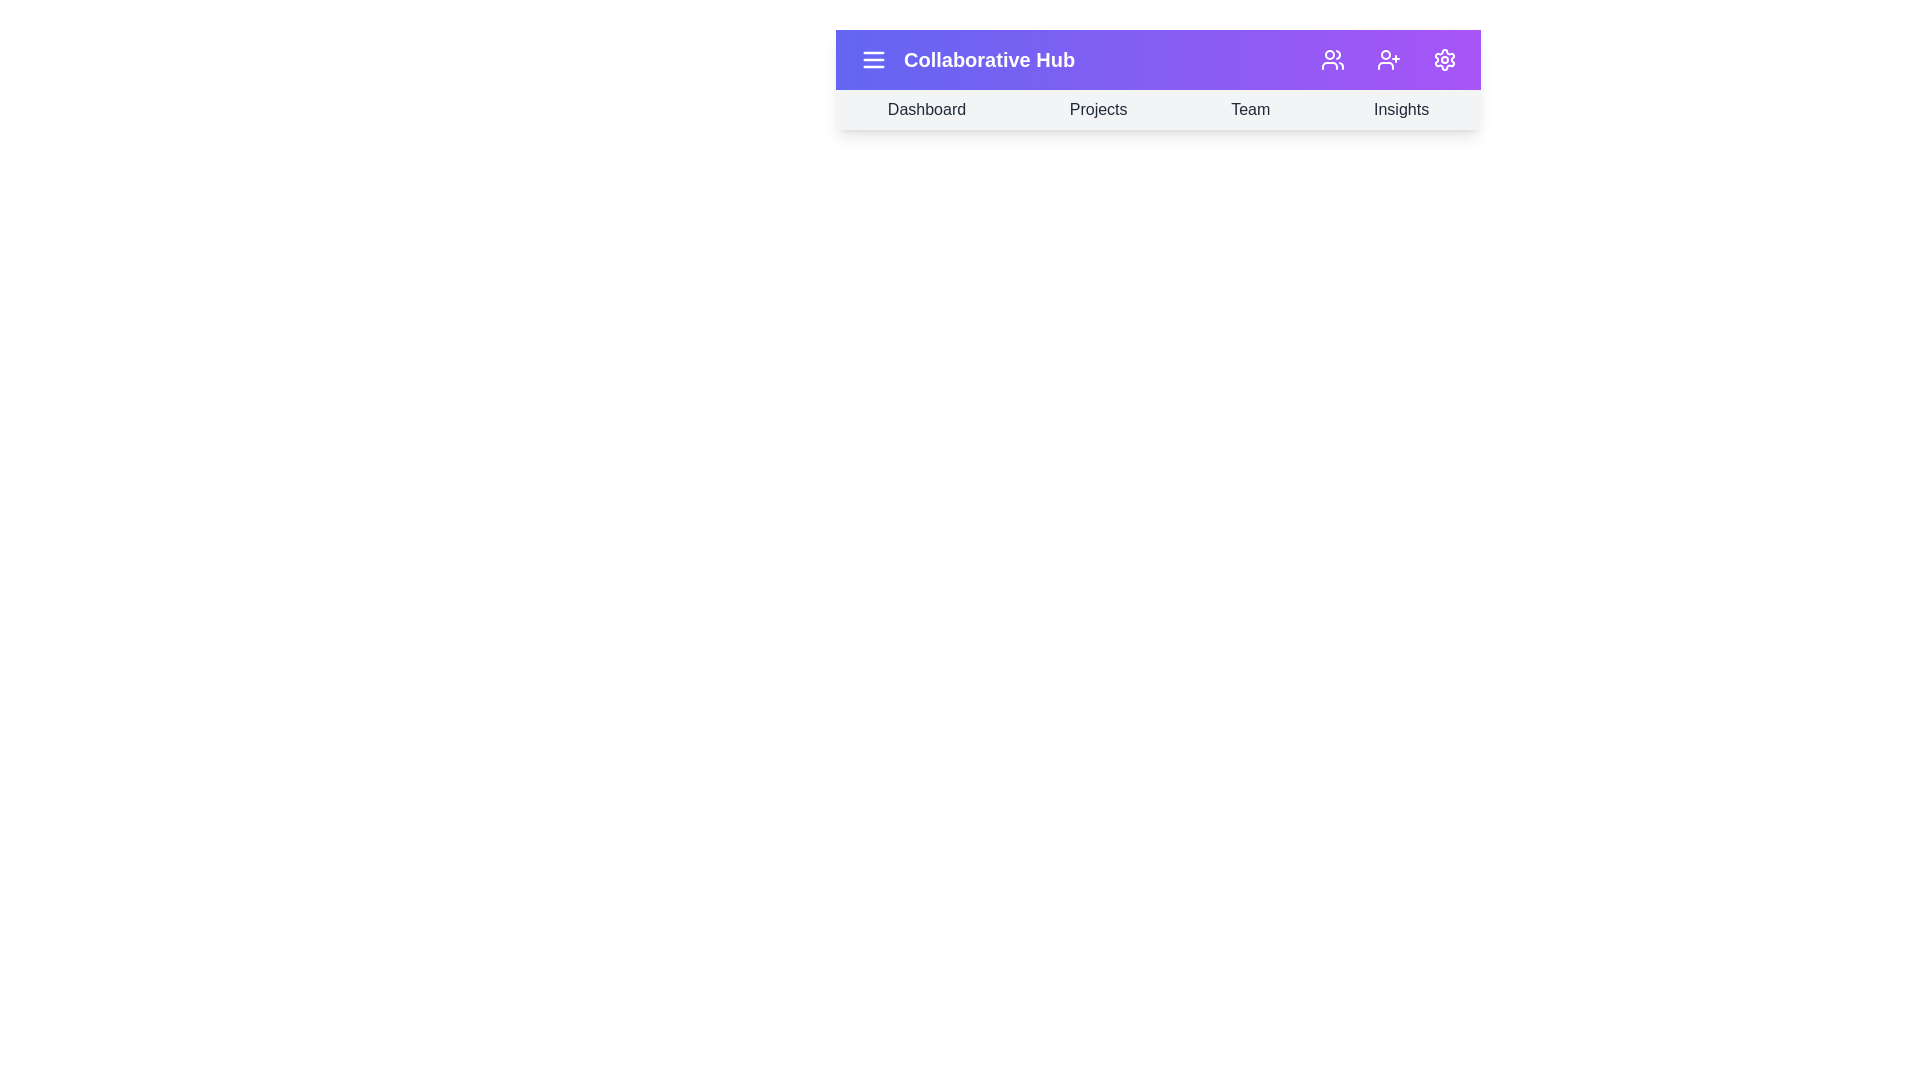  I want to click on the Users button in the CollaborativeAppBar, so click(1333, 59).